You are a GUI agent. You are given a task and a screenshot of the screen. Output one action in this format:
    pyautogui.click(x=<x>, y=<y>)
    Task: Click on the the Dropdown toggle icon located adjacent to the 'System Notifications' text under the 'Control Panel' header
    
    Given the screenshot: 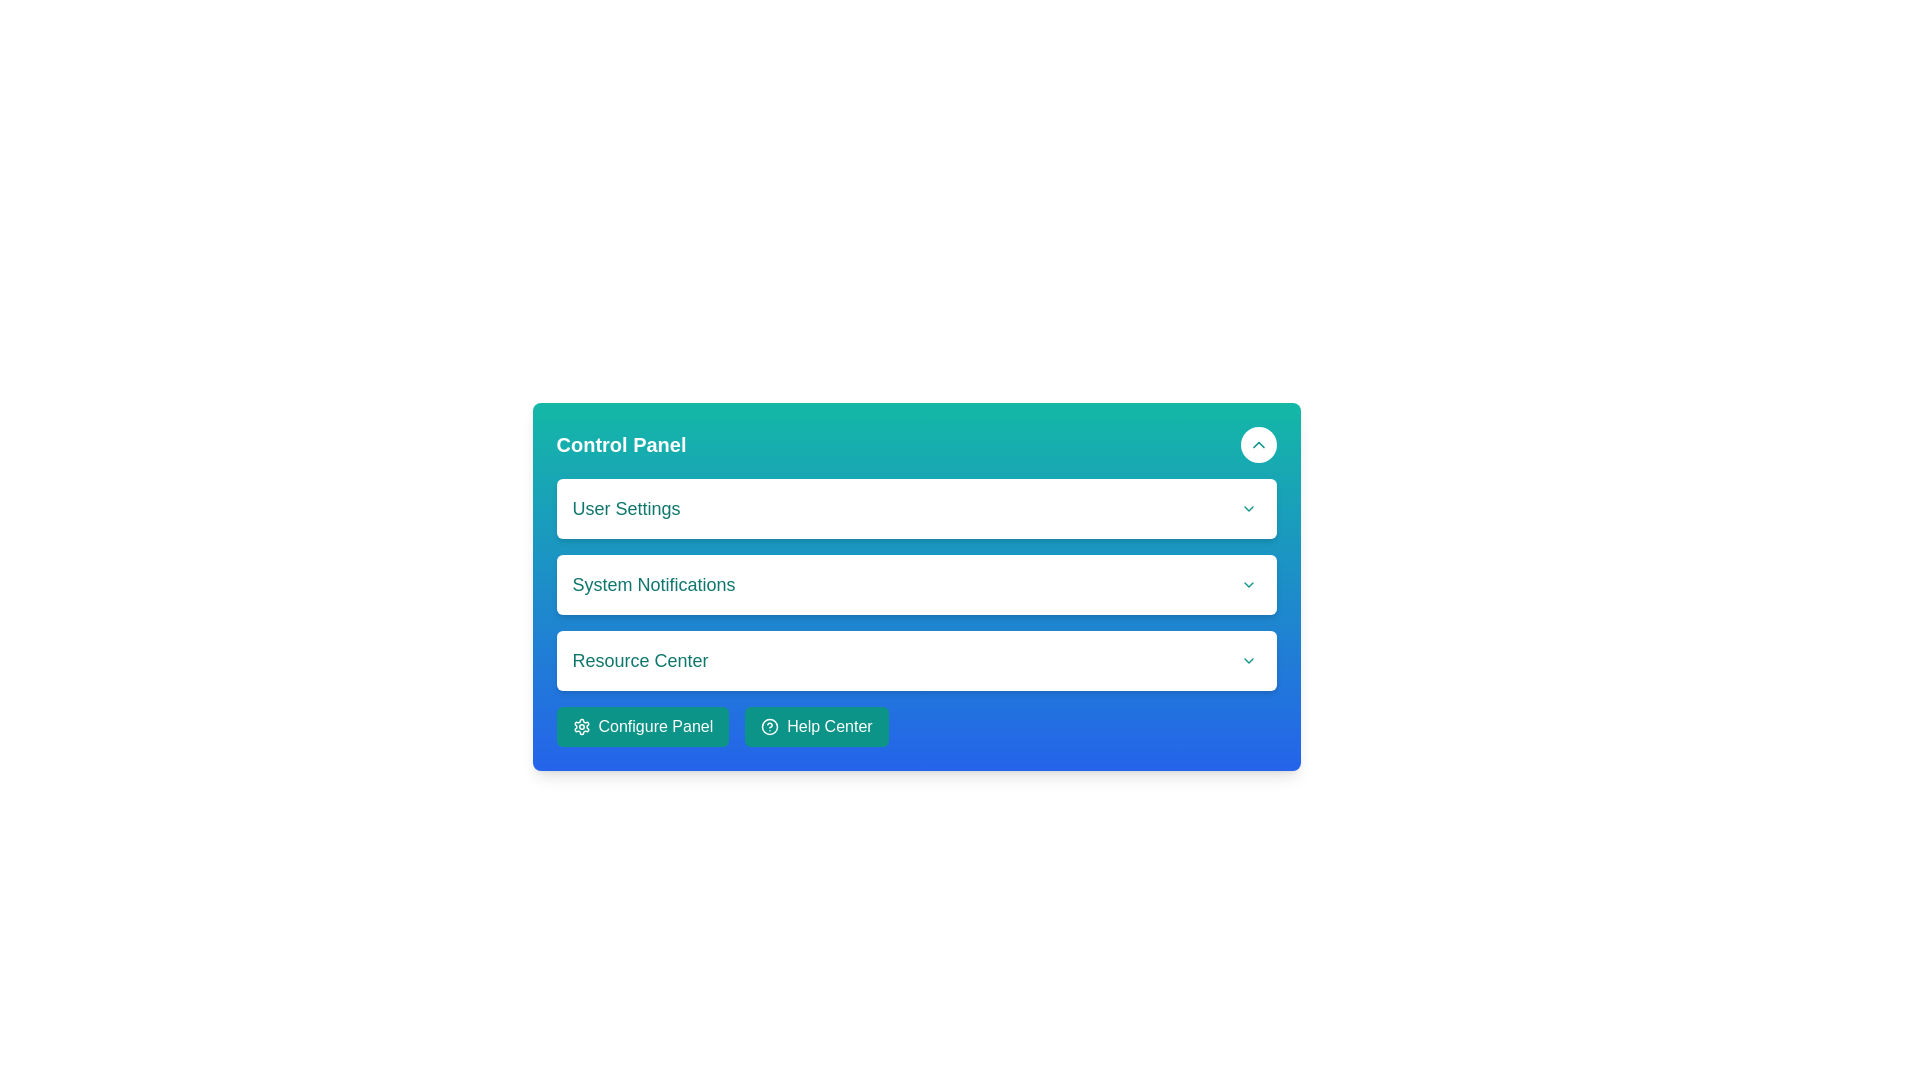 What is the action you would take?
    pyautogui.click(x=1247, y=585)
    